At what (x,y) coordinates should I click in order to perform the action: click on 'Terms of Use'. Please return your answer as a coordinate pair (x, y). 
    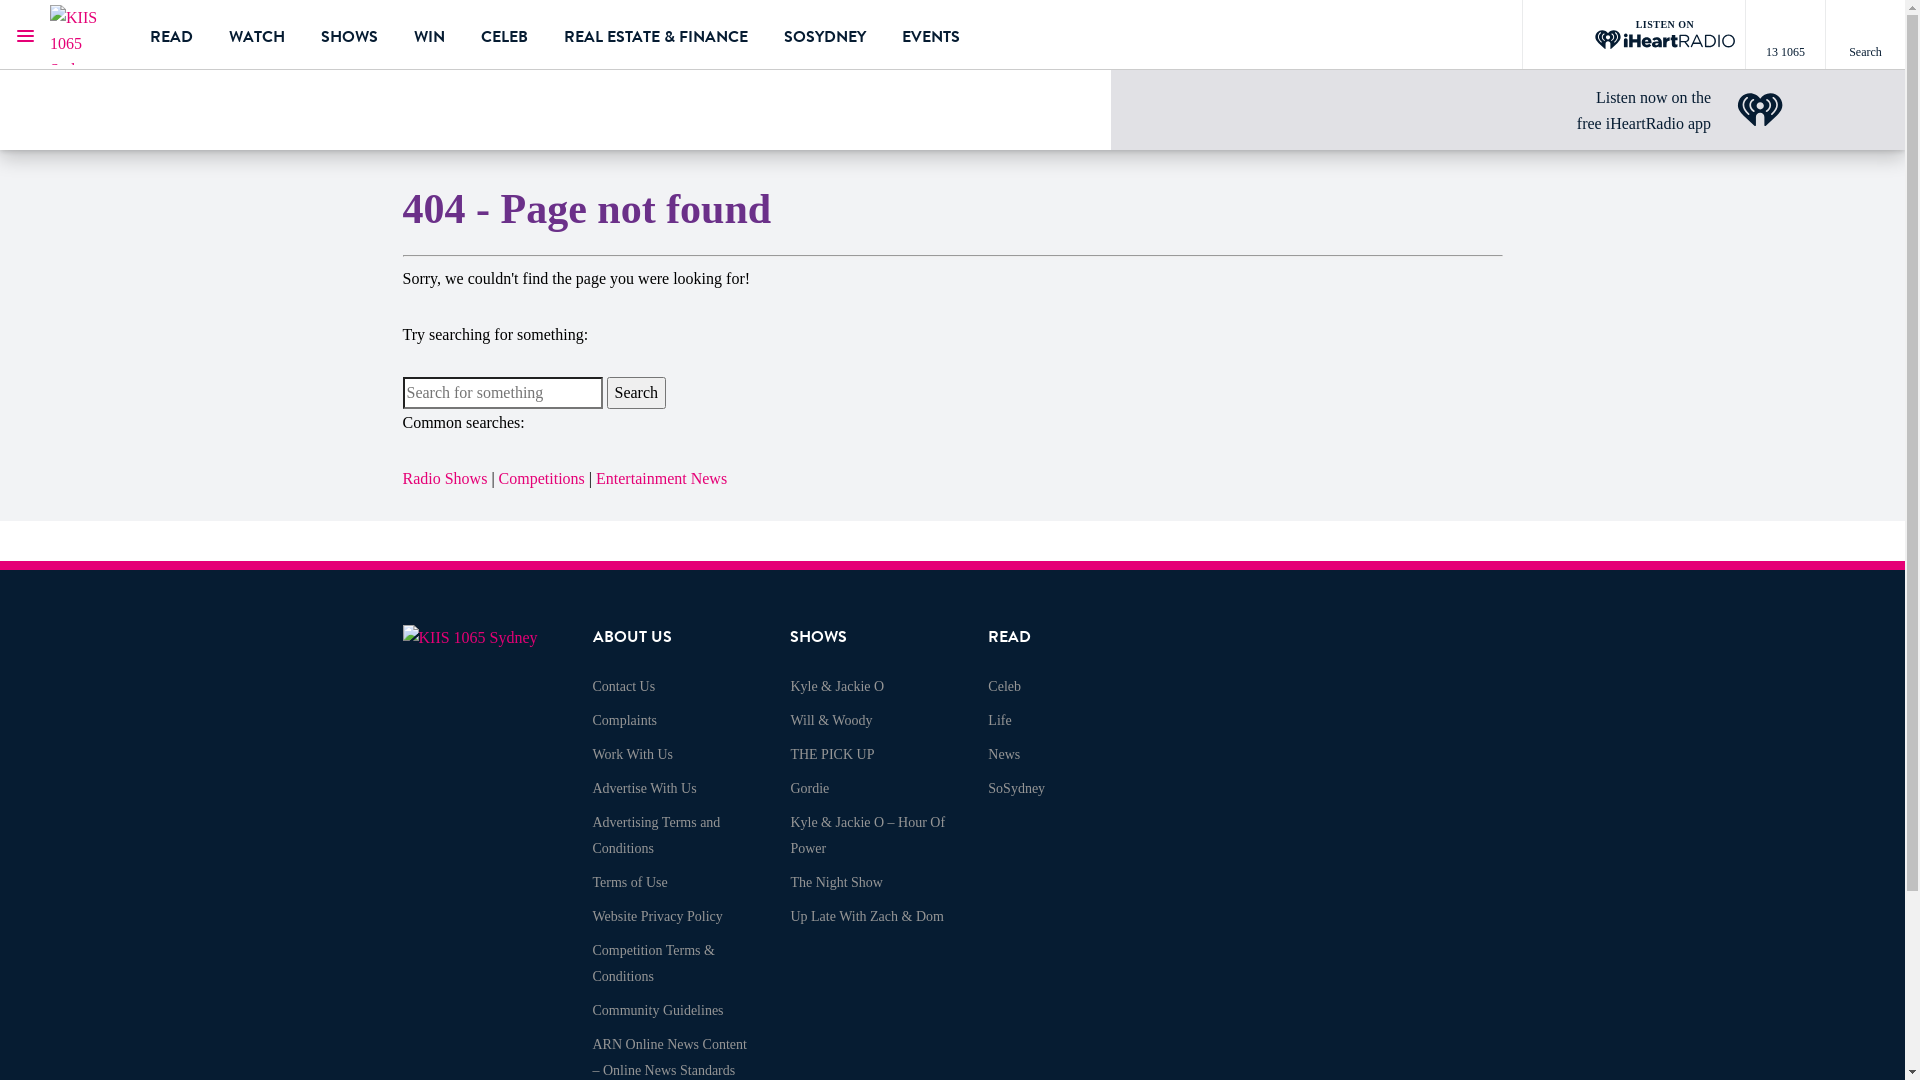
    Looking at the image, I should click on (590, 881).